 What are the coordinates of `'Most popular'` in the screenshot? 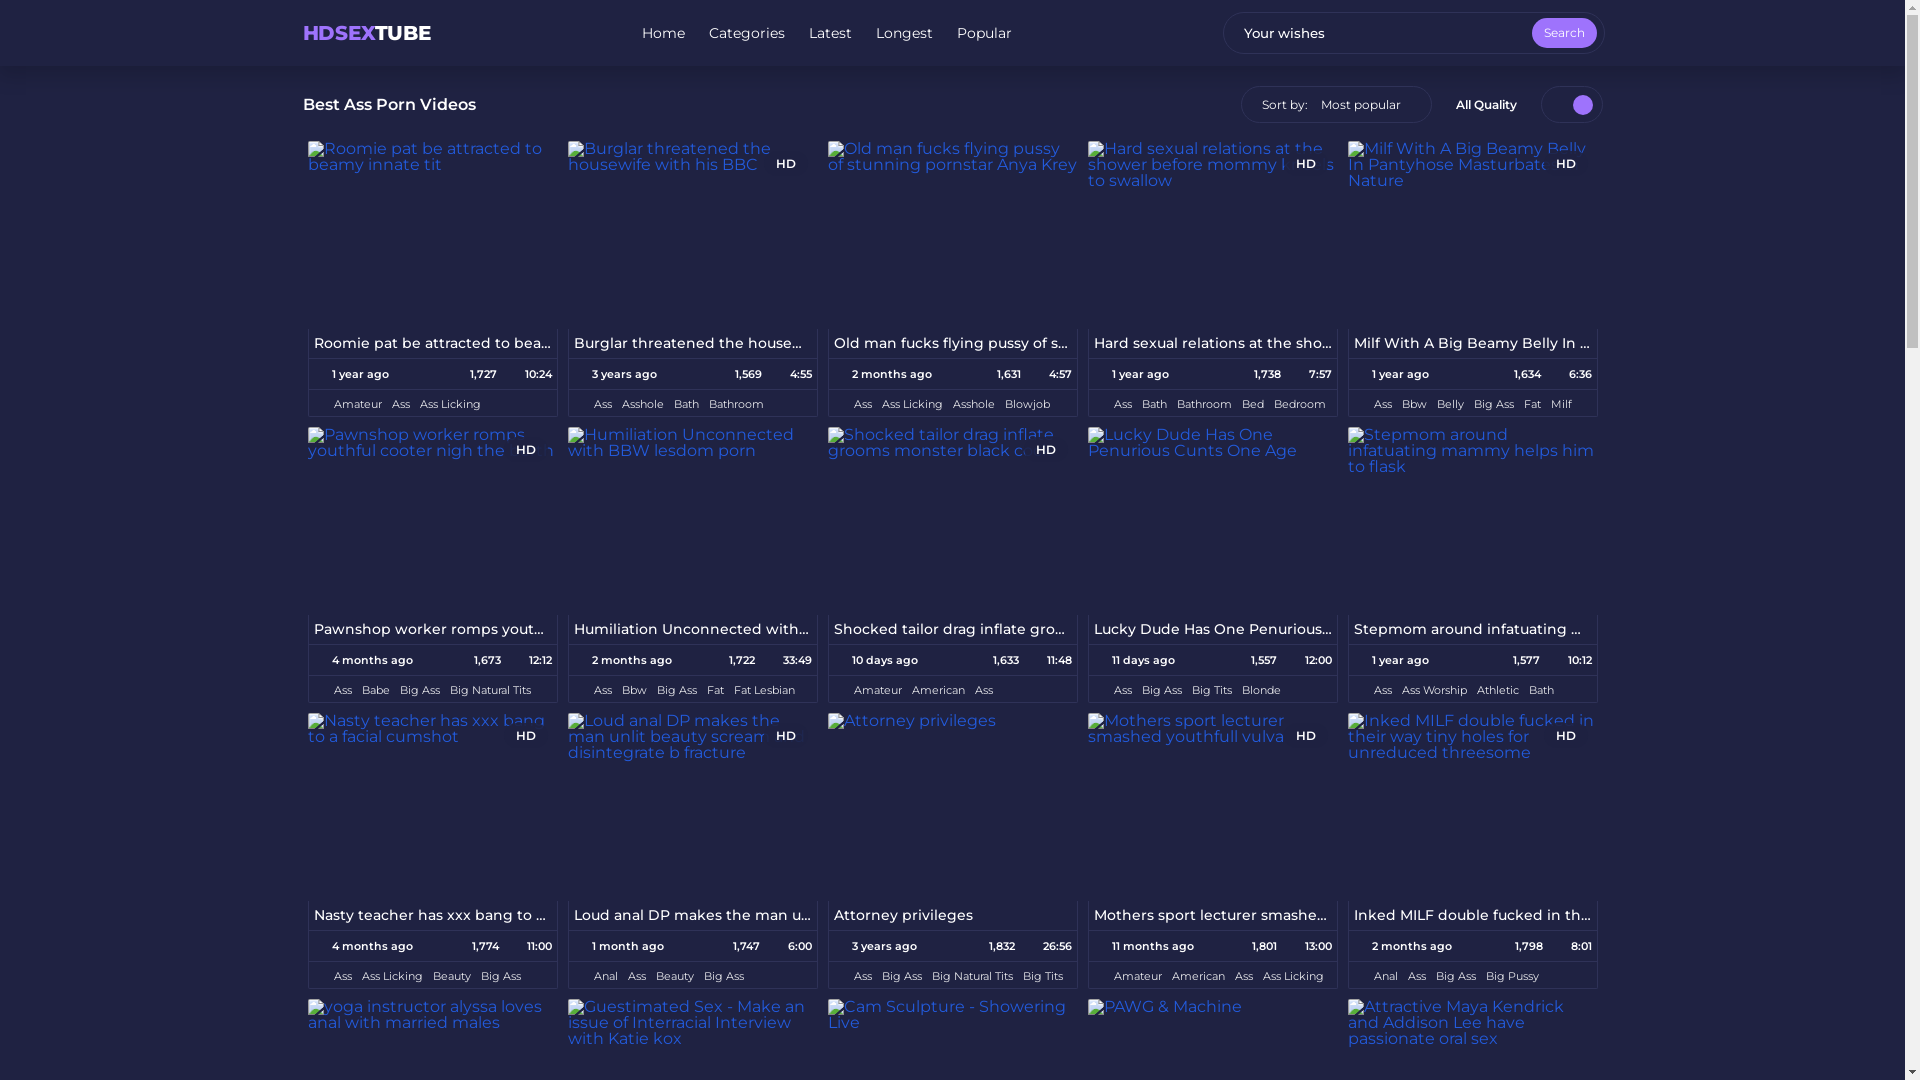 It's located at (1359, 104).